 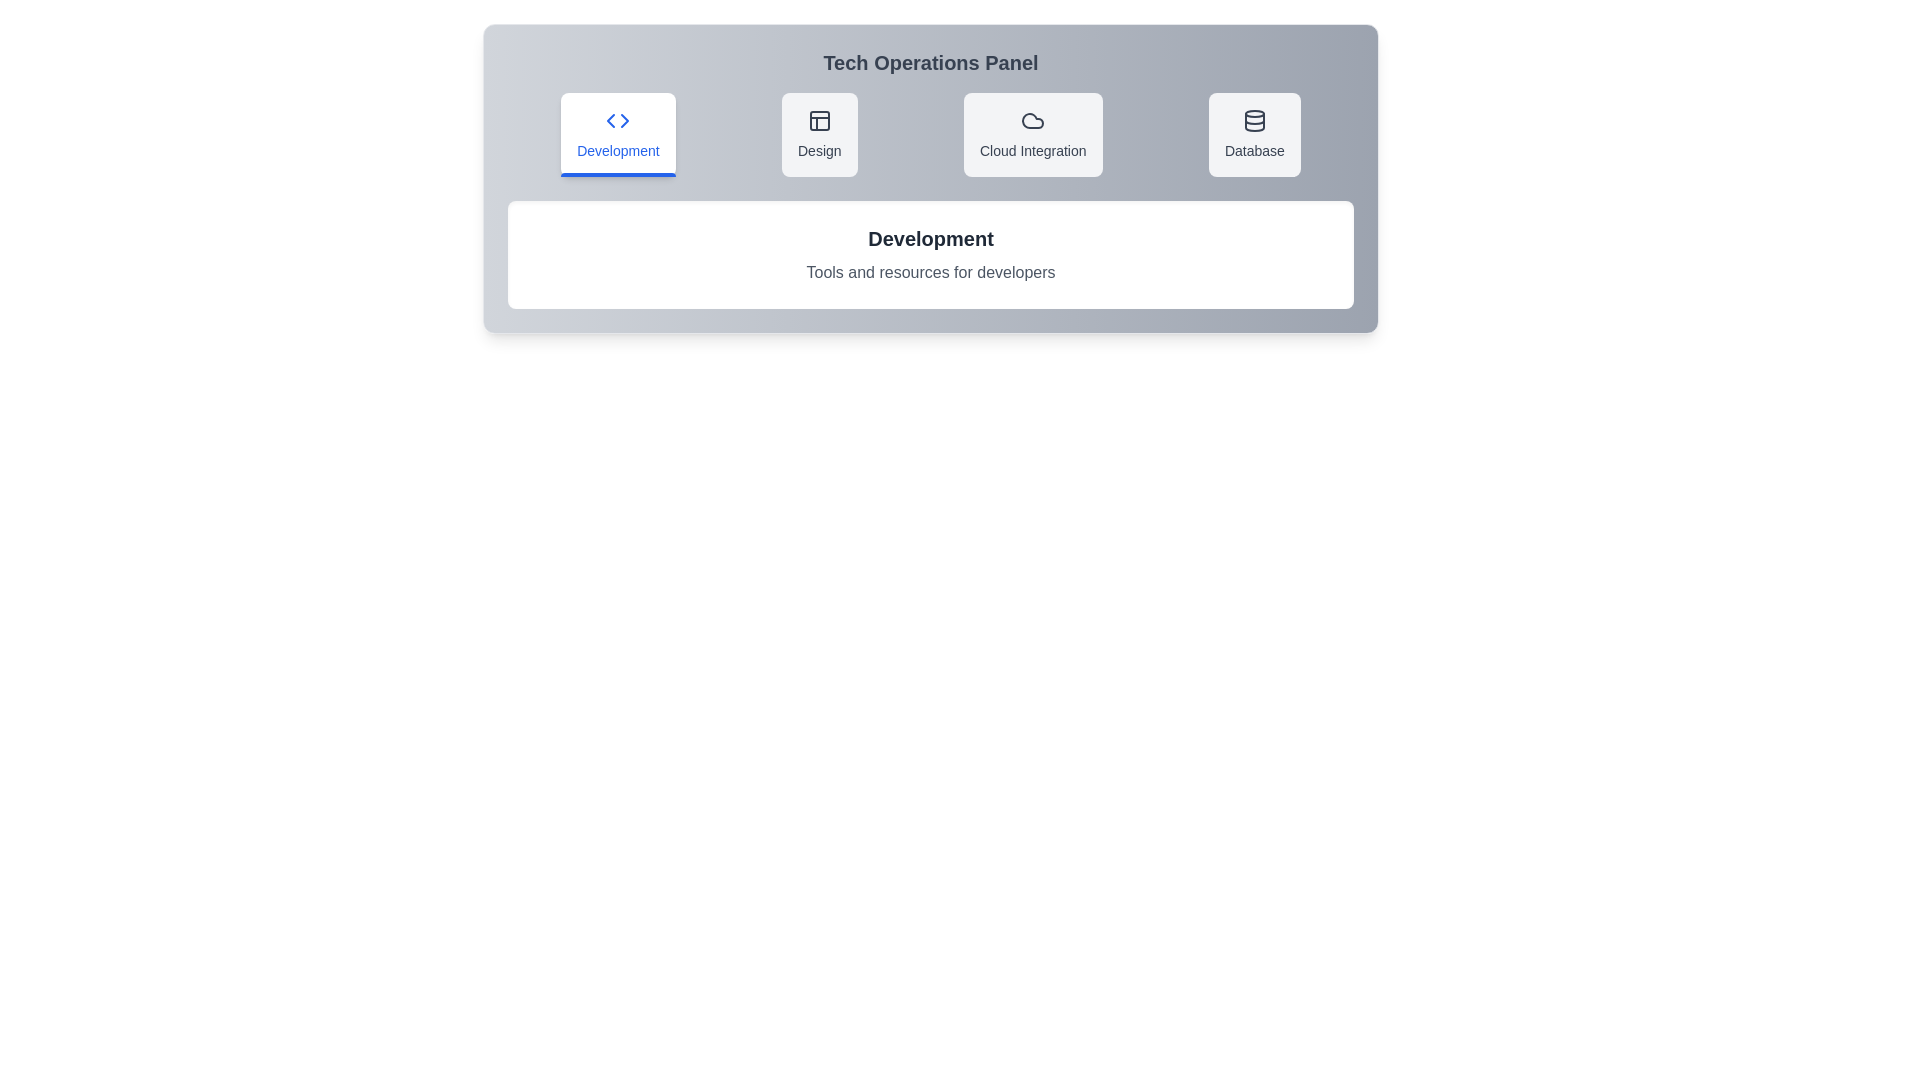 I want to click on the Database tab to observe its hover effect, so click(x=1253, y=135).